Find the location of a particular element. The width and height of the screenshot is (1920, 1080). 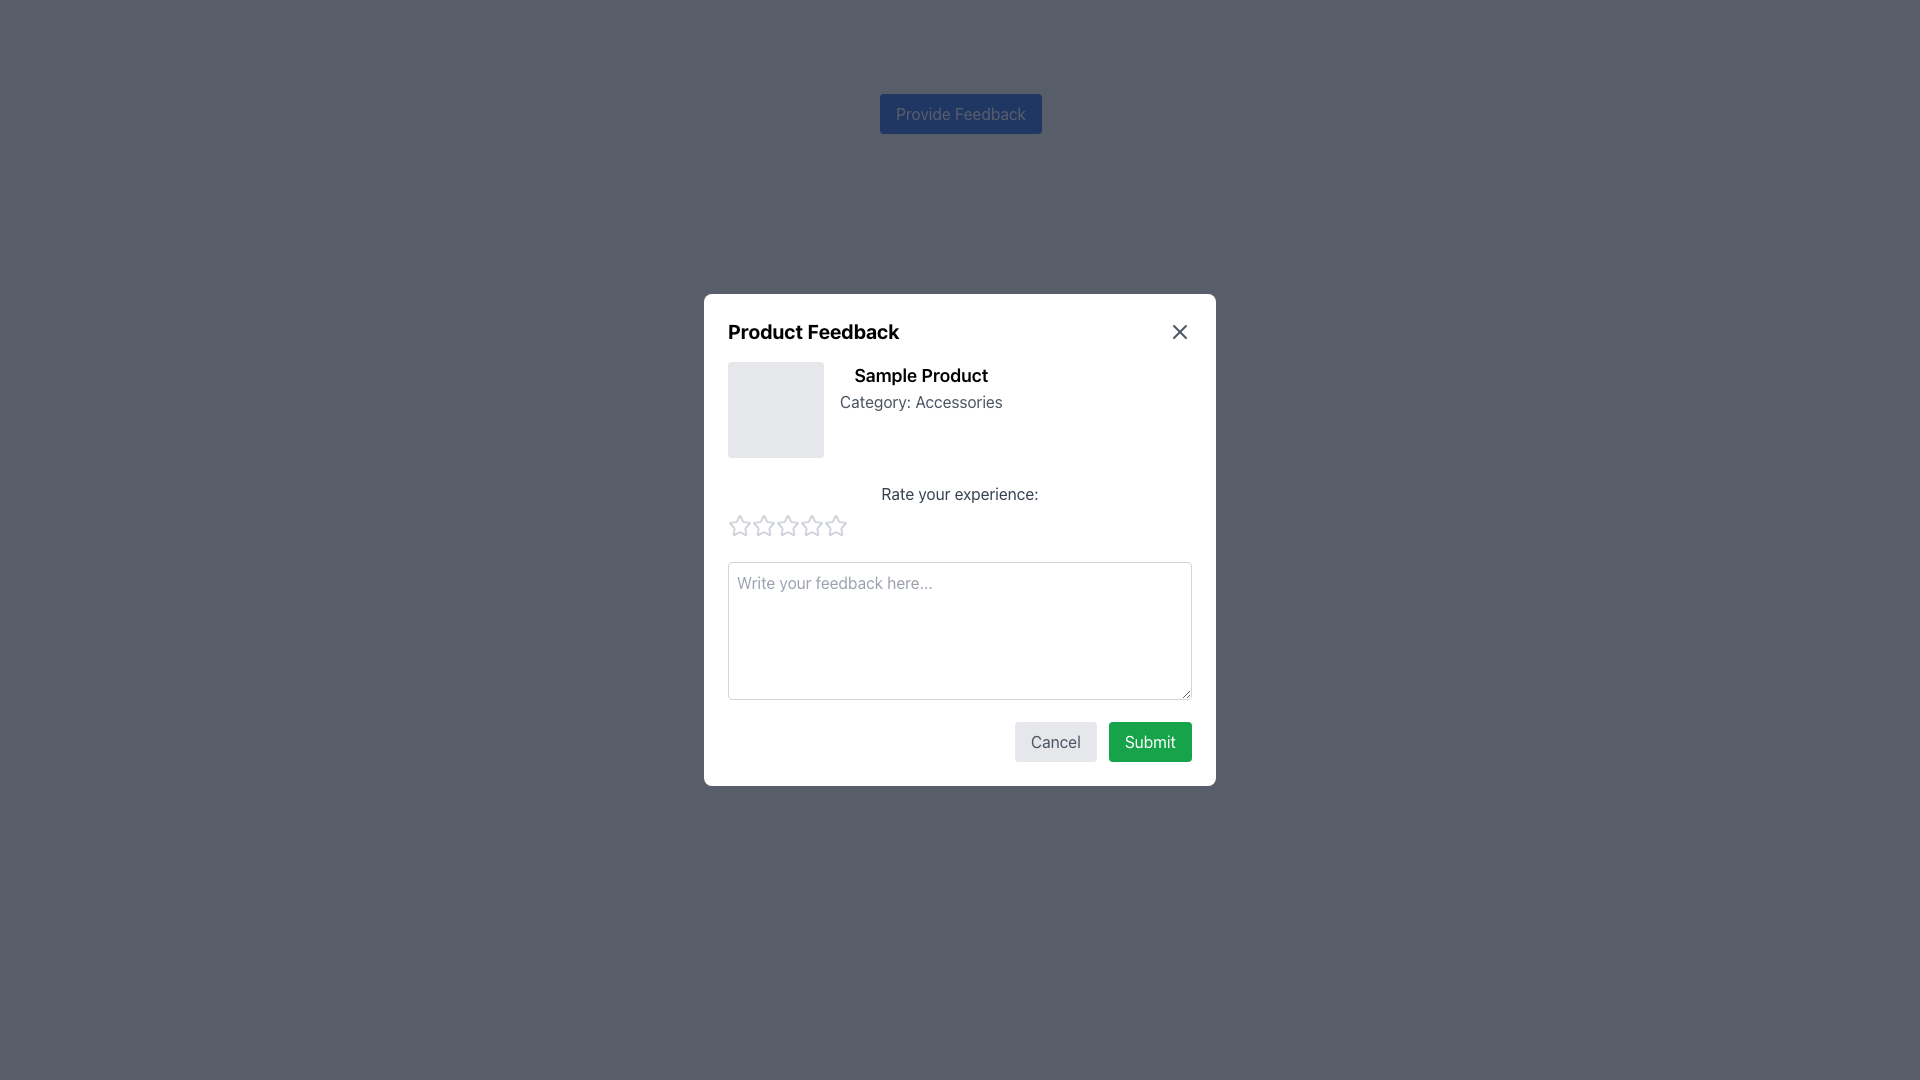

the first star icon in the rating component is located at coordinates (738, 524).